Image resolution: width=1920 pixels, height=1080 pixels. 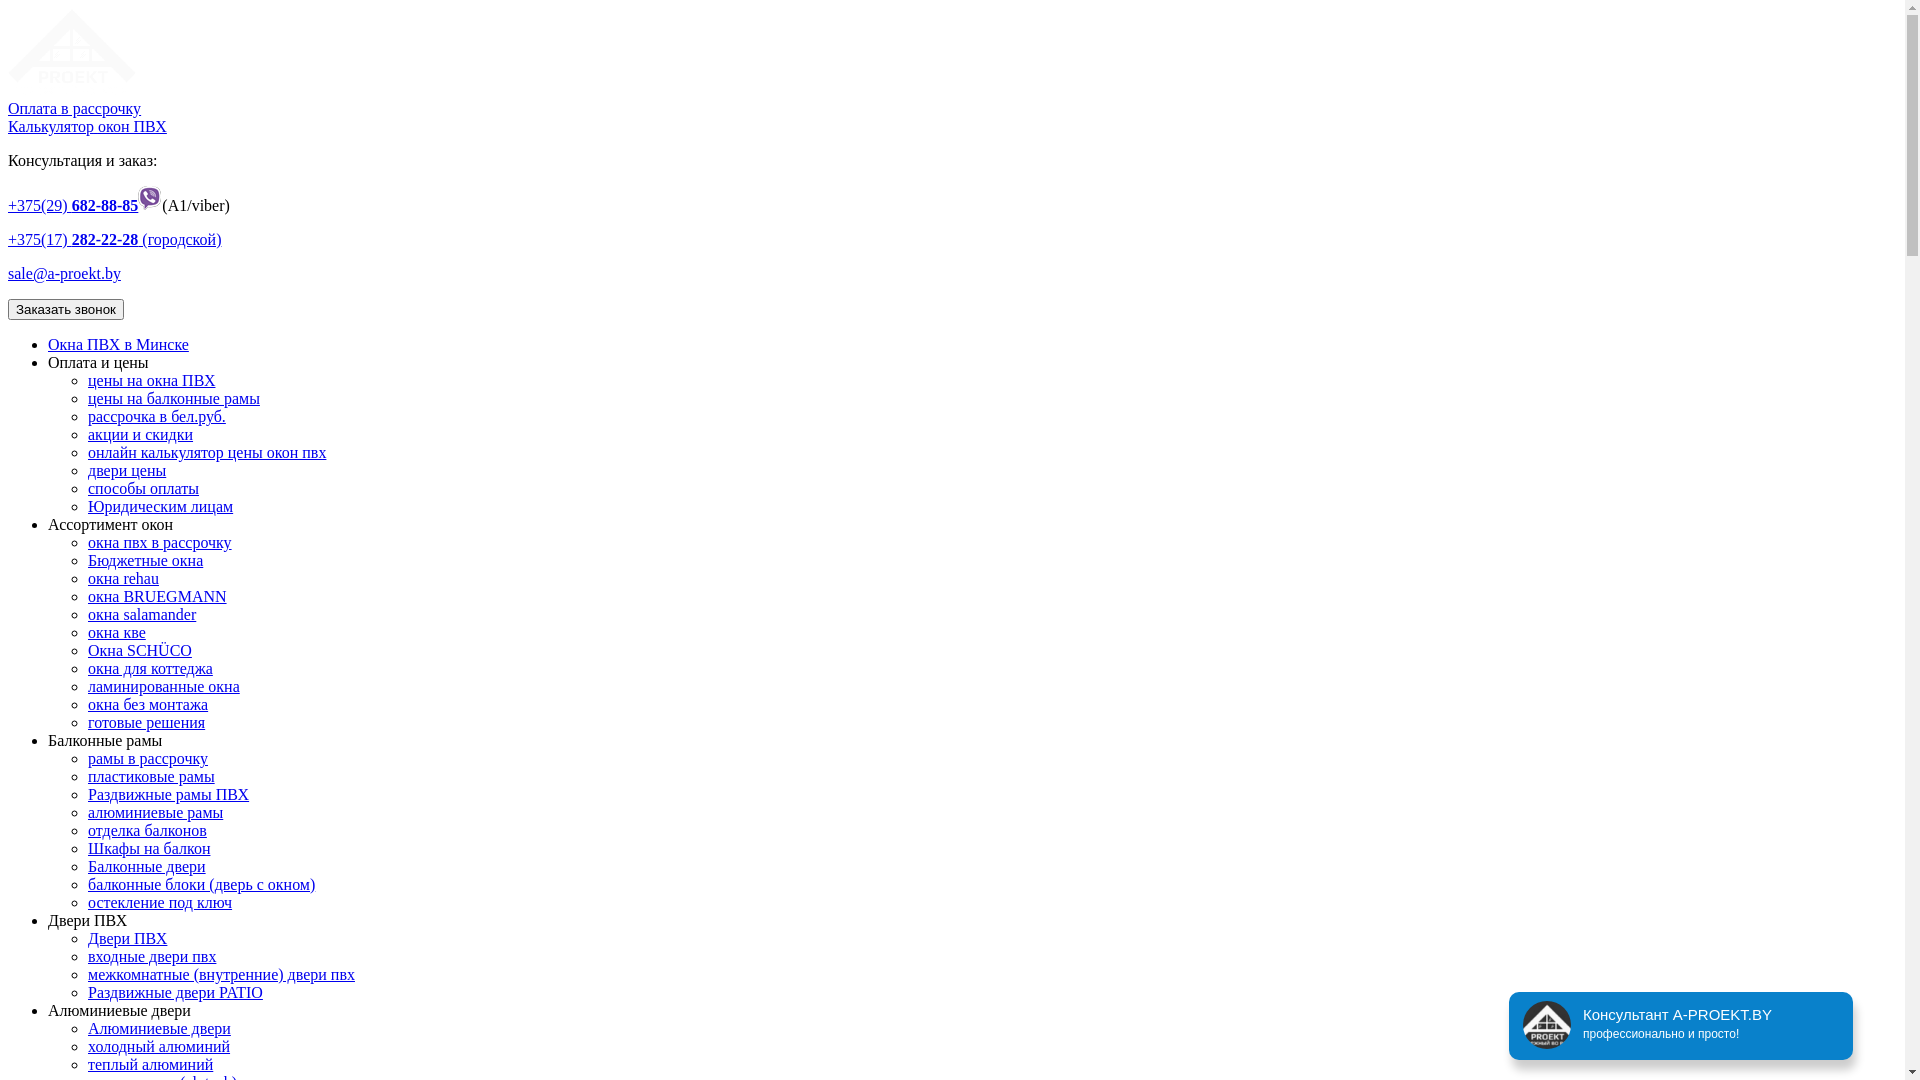 I want to click on '+375(29) 682-88-85', so click(x=72, y=205).